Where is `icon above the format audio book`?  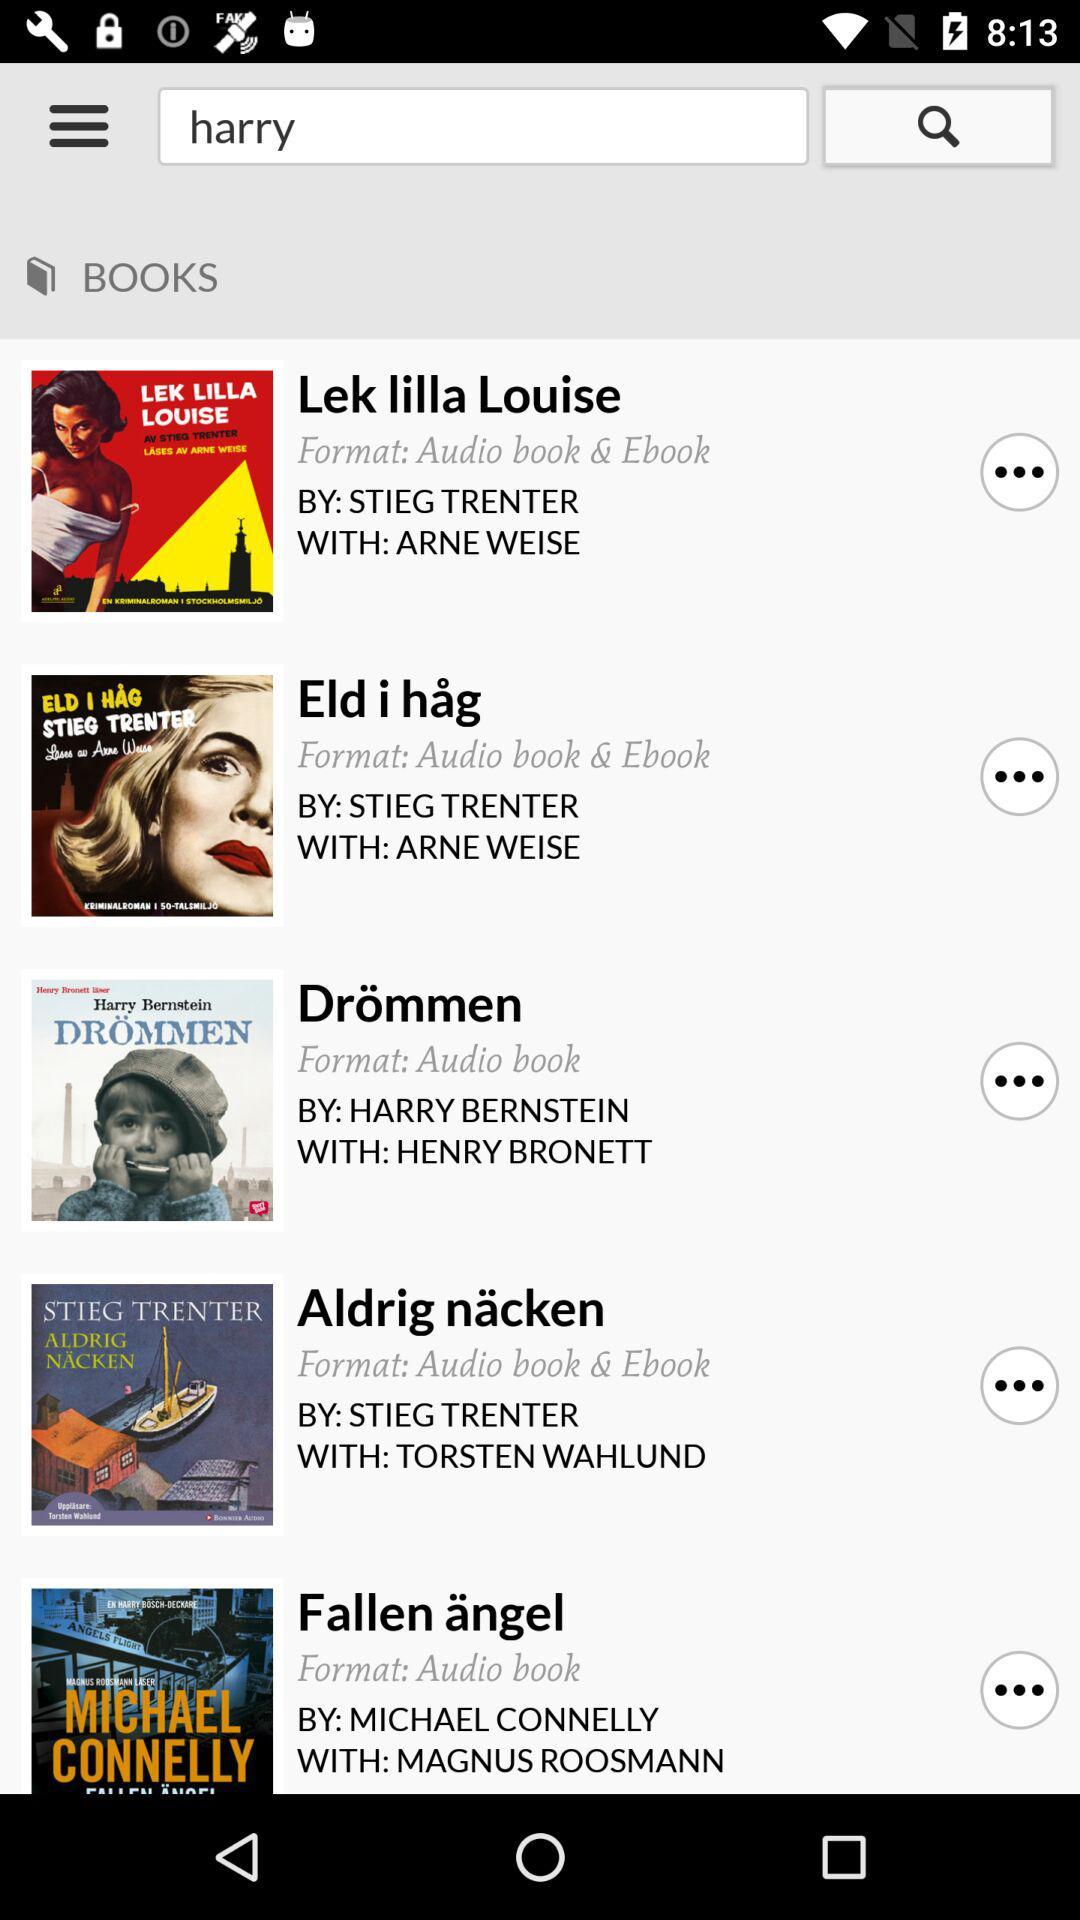 icon above the format audio book is located at coordinates (671, 393).